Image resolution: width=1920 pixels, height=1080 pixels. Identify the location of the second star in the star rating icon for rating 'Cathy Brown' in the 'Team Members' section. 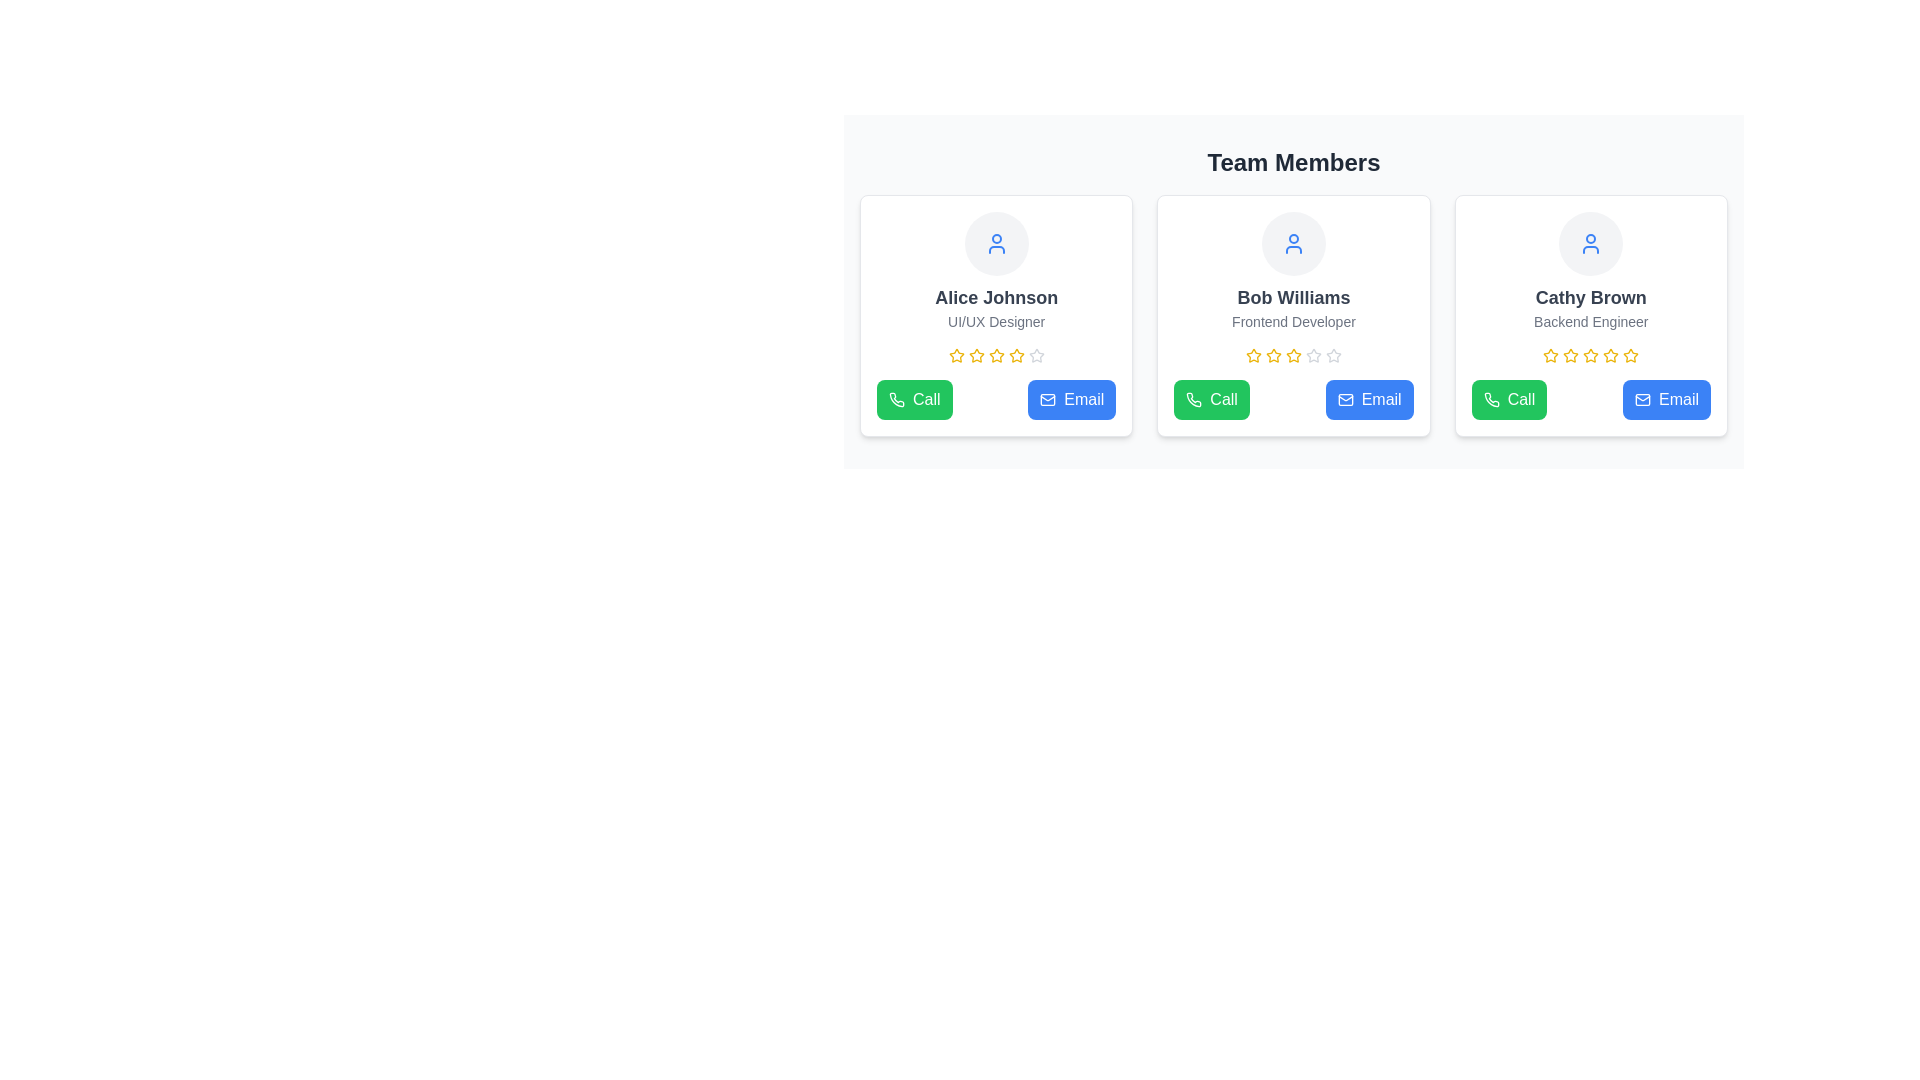
(1550, 354).